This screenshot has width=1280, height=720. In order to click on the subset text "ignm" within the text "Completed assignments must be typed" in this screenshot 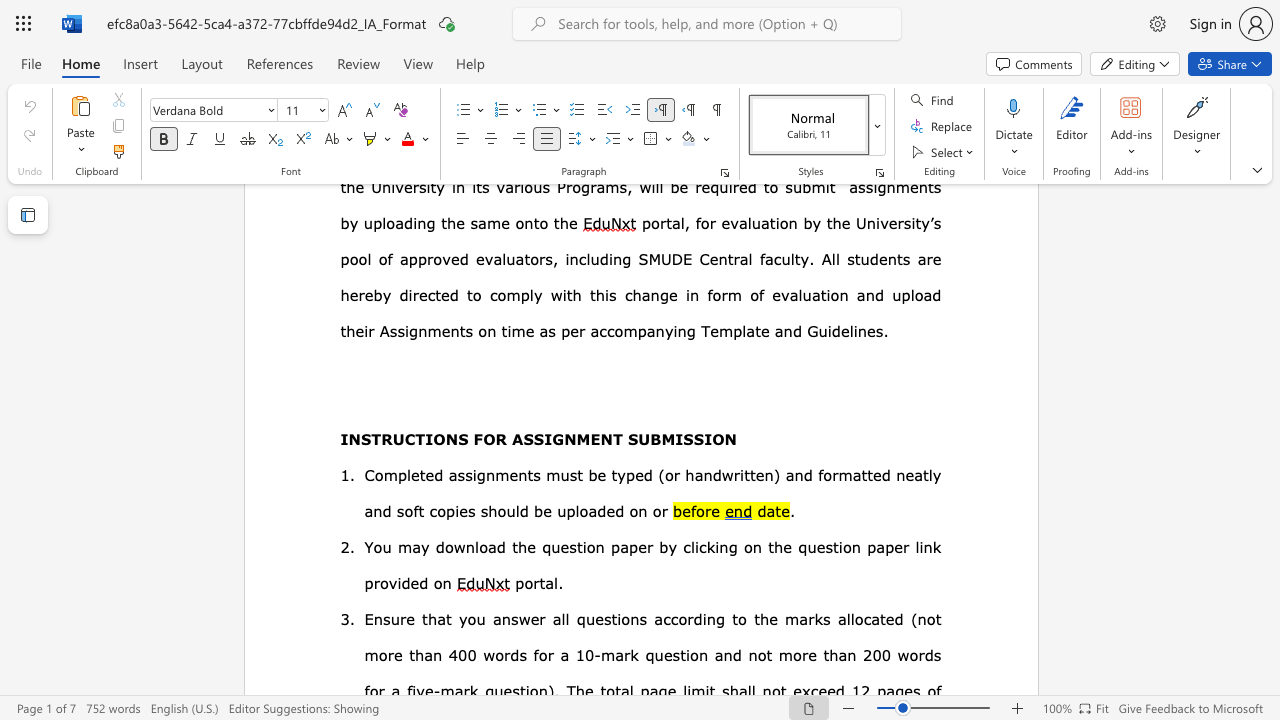, I will do `click(471, 474)`.